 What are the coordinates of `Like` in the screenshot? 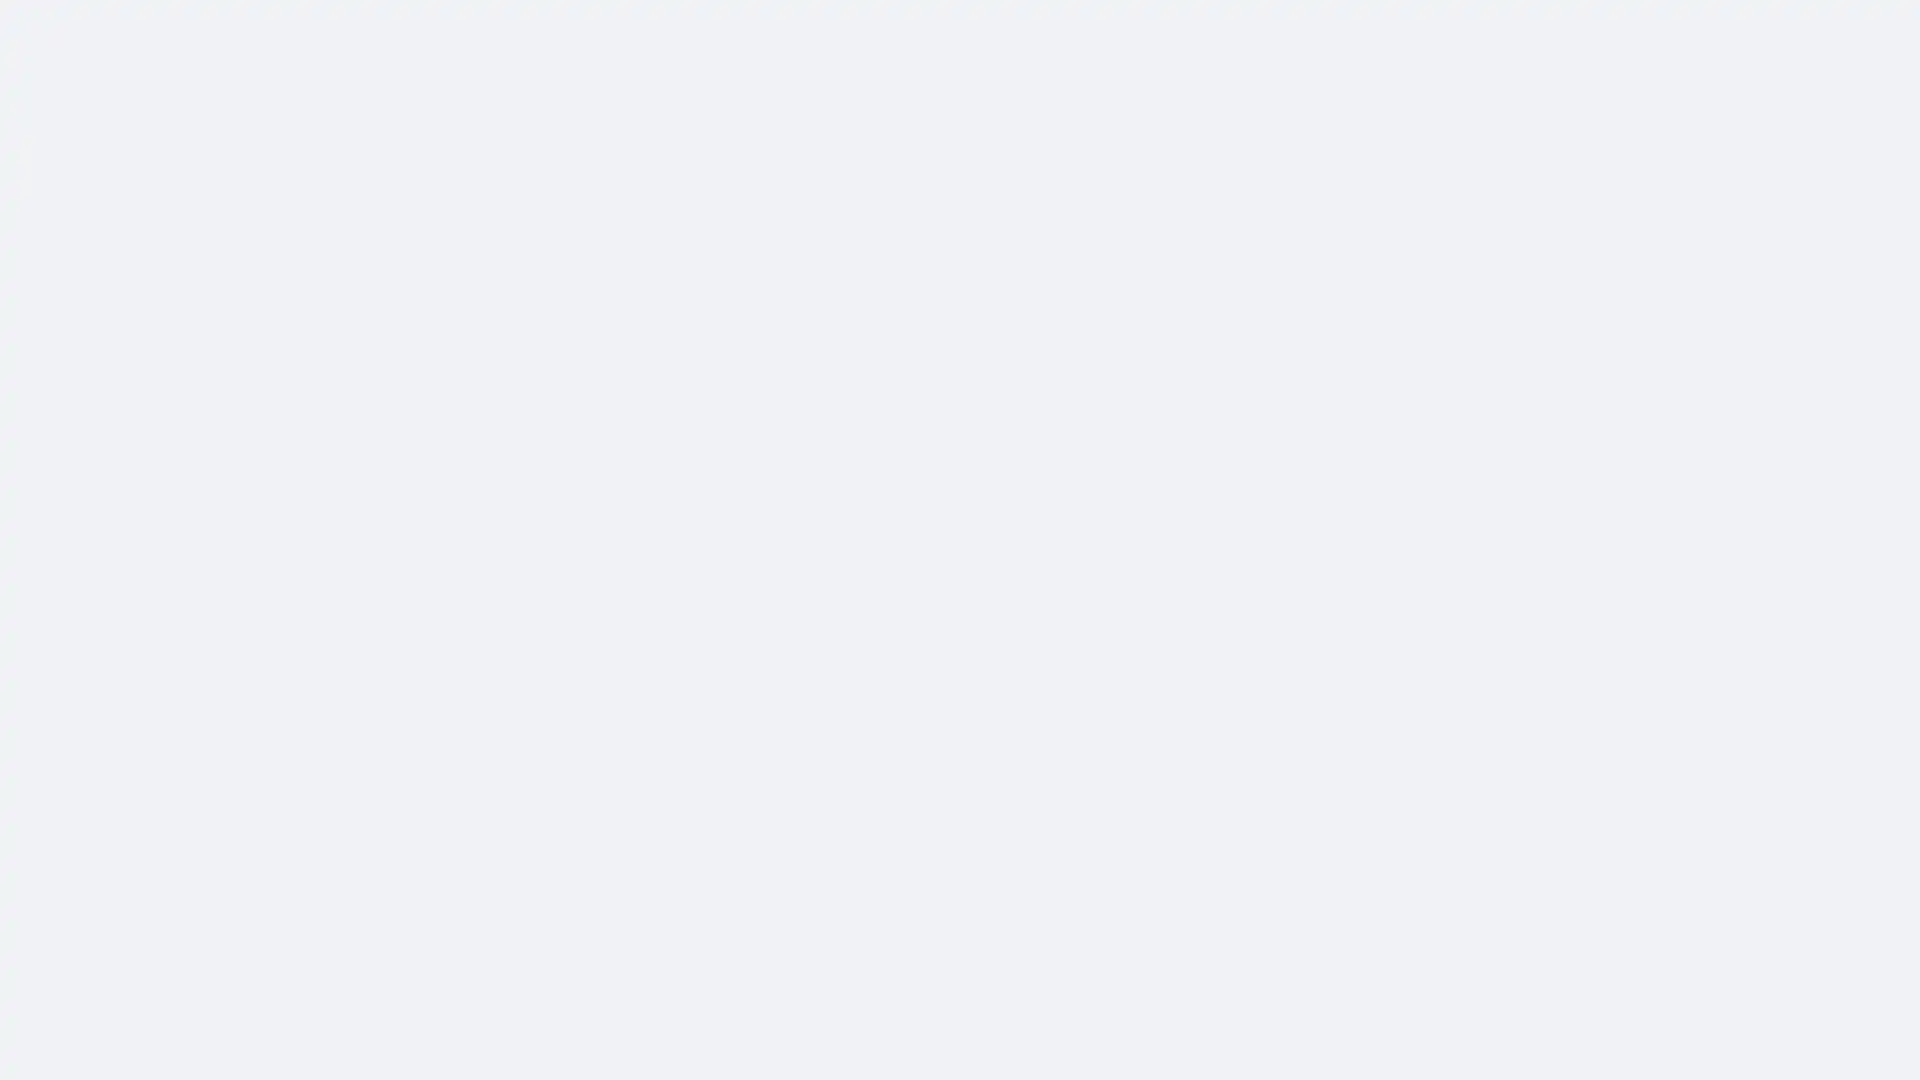 It's located at (990, 963).